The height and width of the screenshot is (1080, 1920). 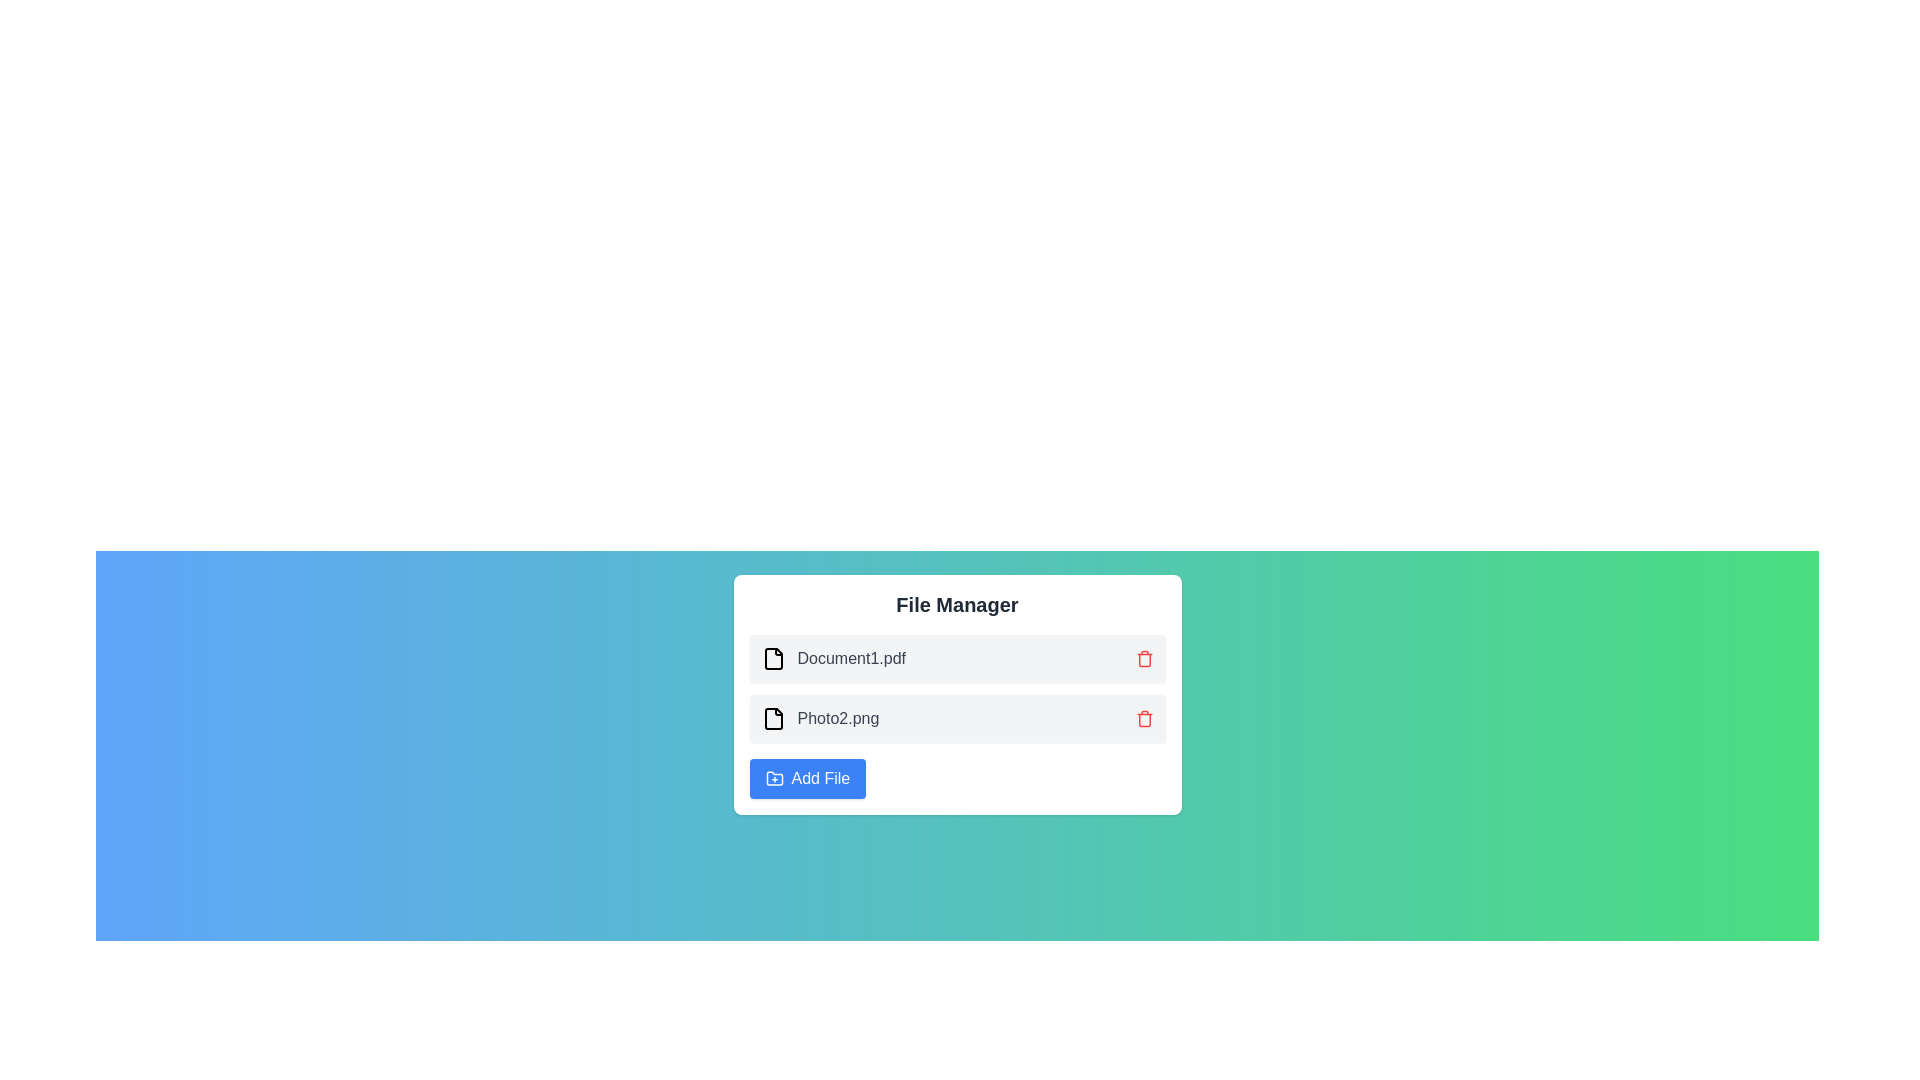 I want to click on the 'Add File' button, which features a folder icon with a plus symbol inside, rendered in white on a blue background, located at the left side of the button's text label 'Add File', so click(x=773, y=778).